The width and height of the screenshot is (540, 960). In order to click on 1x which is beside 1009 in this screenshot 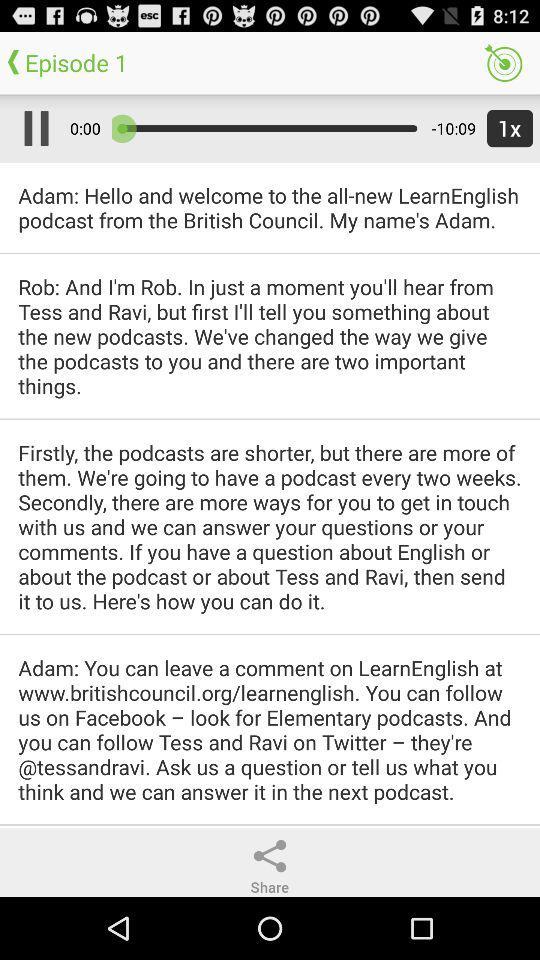, I will do `click(505, 127)`.